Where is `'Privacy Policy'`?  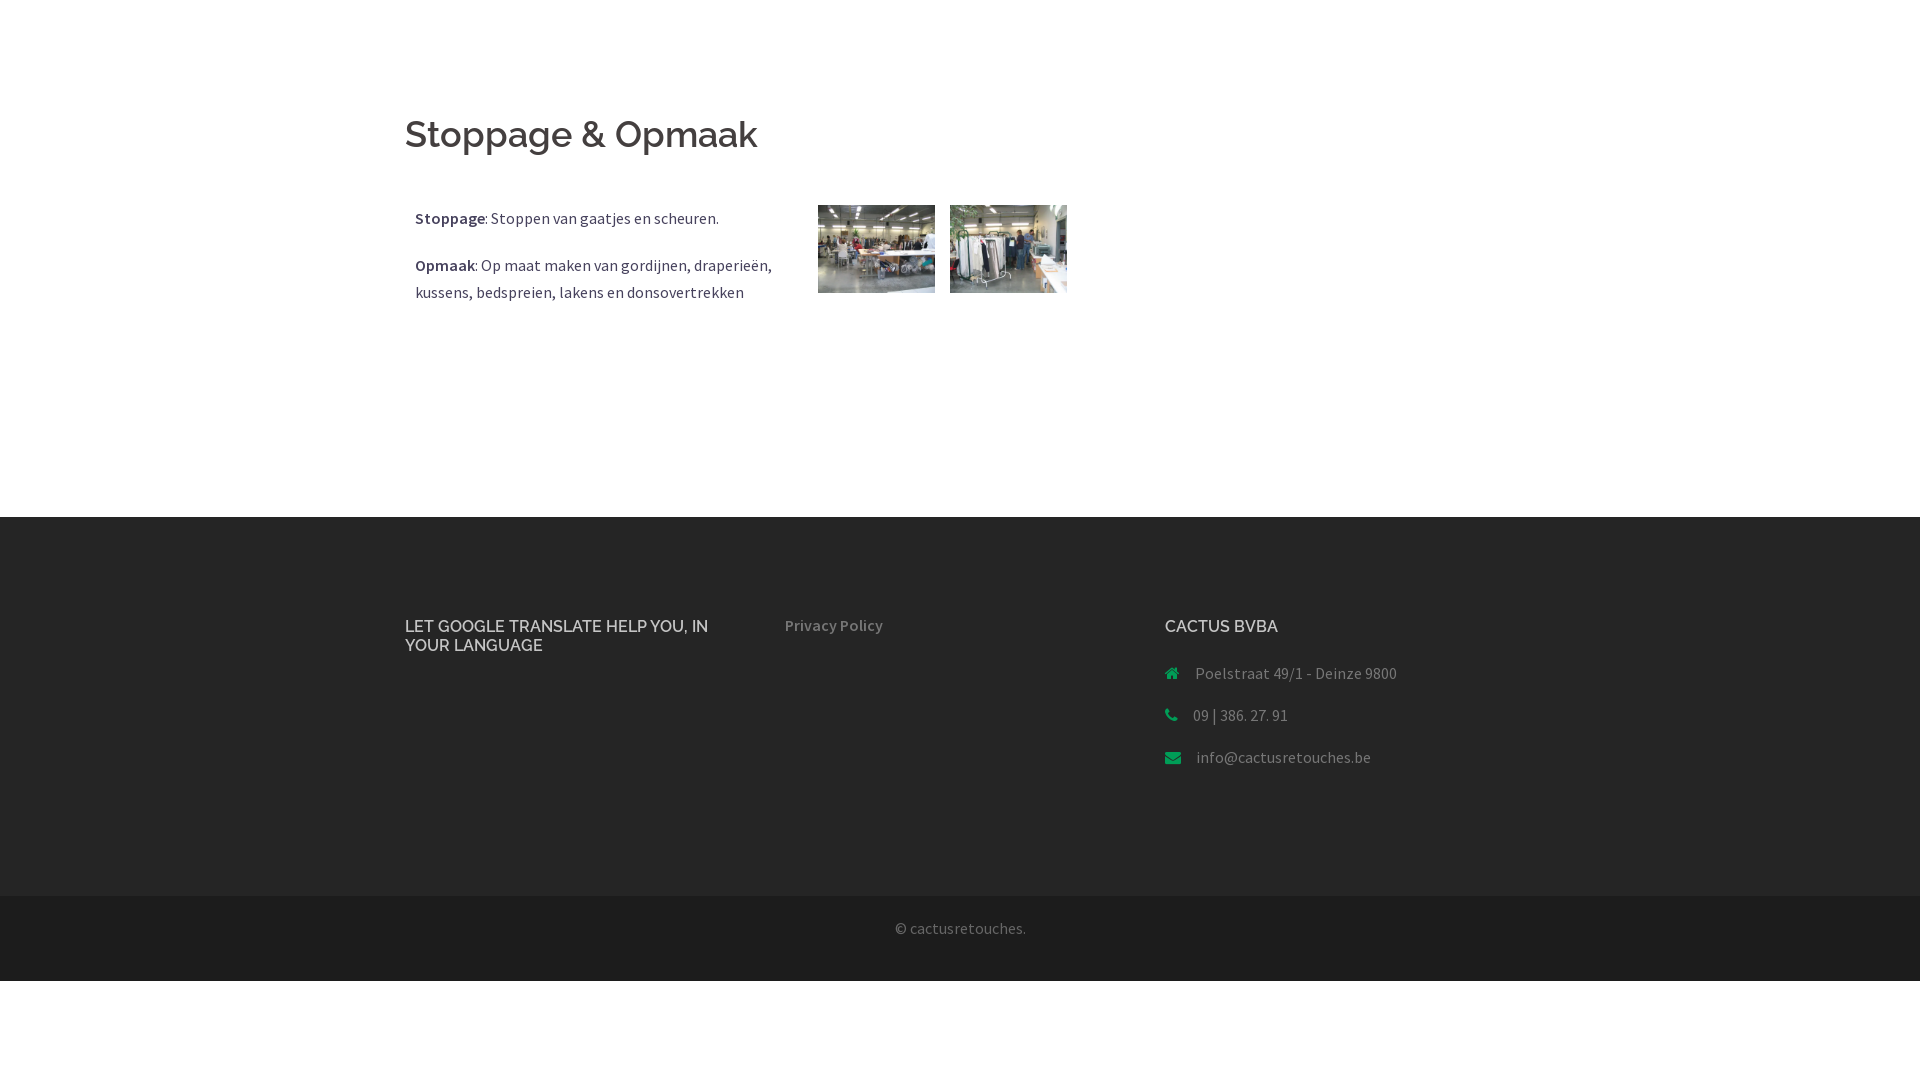 'Privacy Policy' is located at coordinates (834, 623).